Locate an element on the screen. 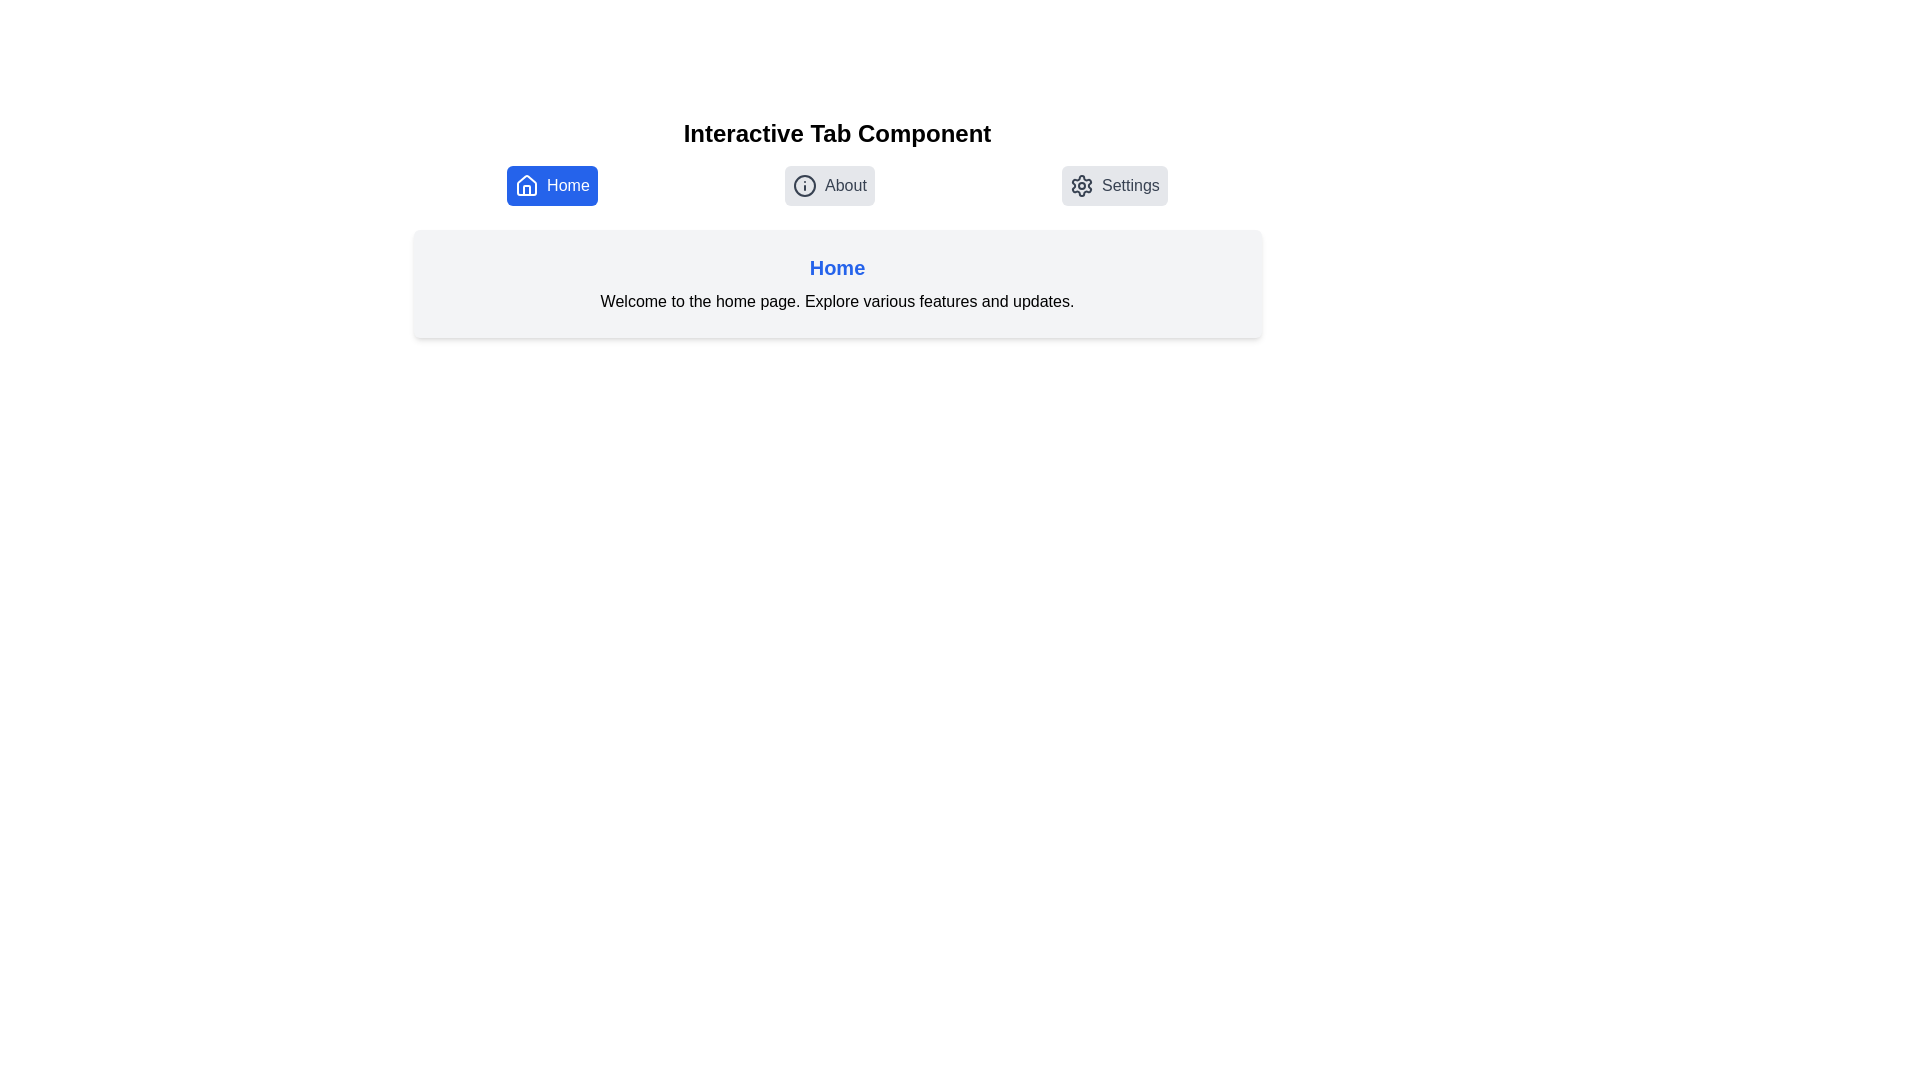 The width and height of the screenshot is (1920, 1080). the About tab is located at coordinates (829, 185).